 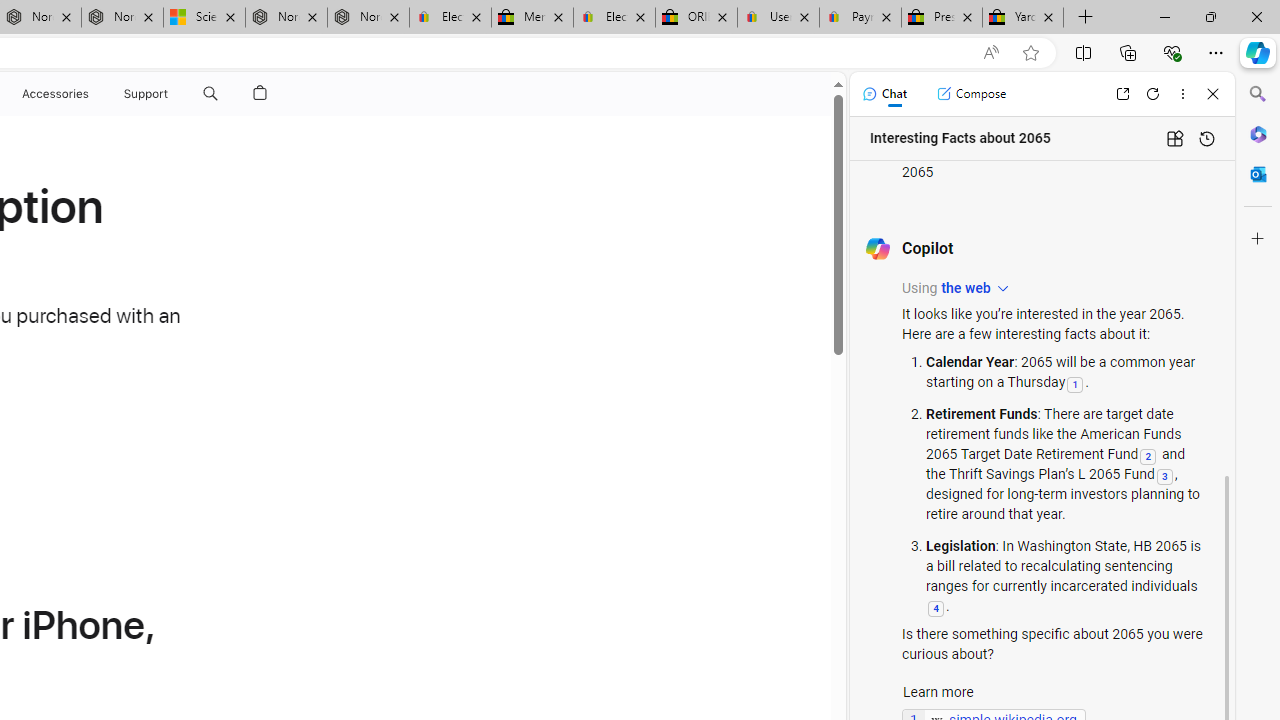 I want to click on 'AutomationID: globalnav-bag', so click(x=259, y=93).